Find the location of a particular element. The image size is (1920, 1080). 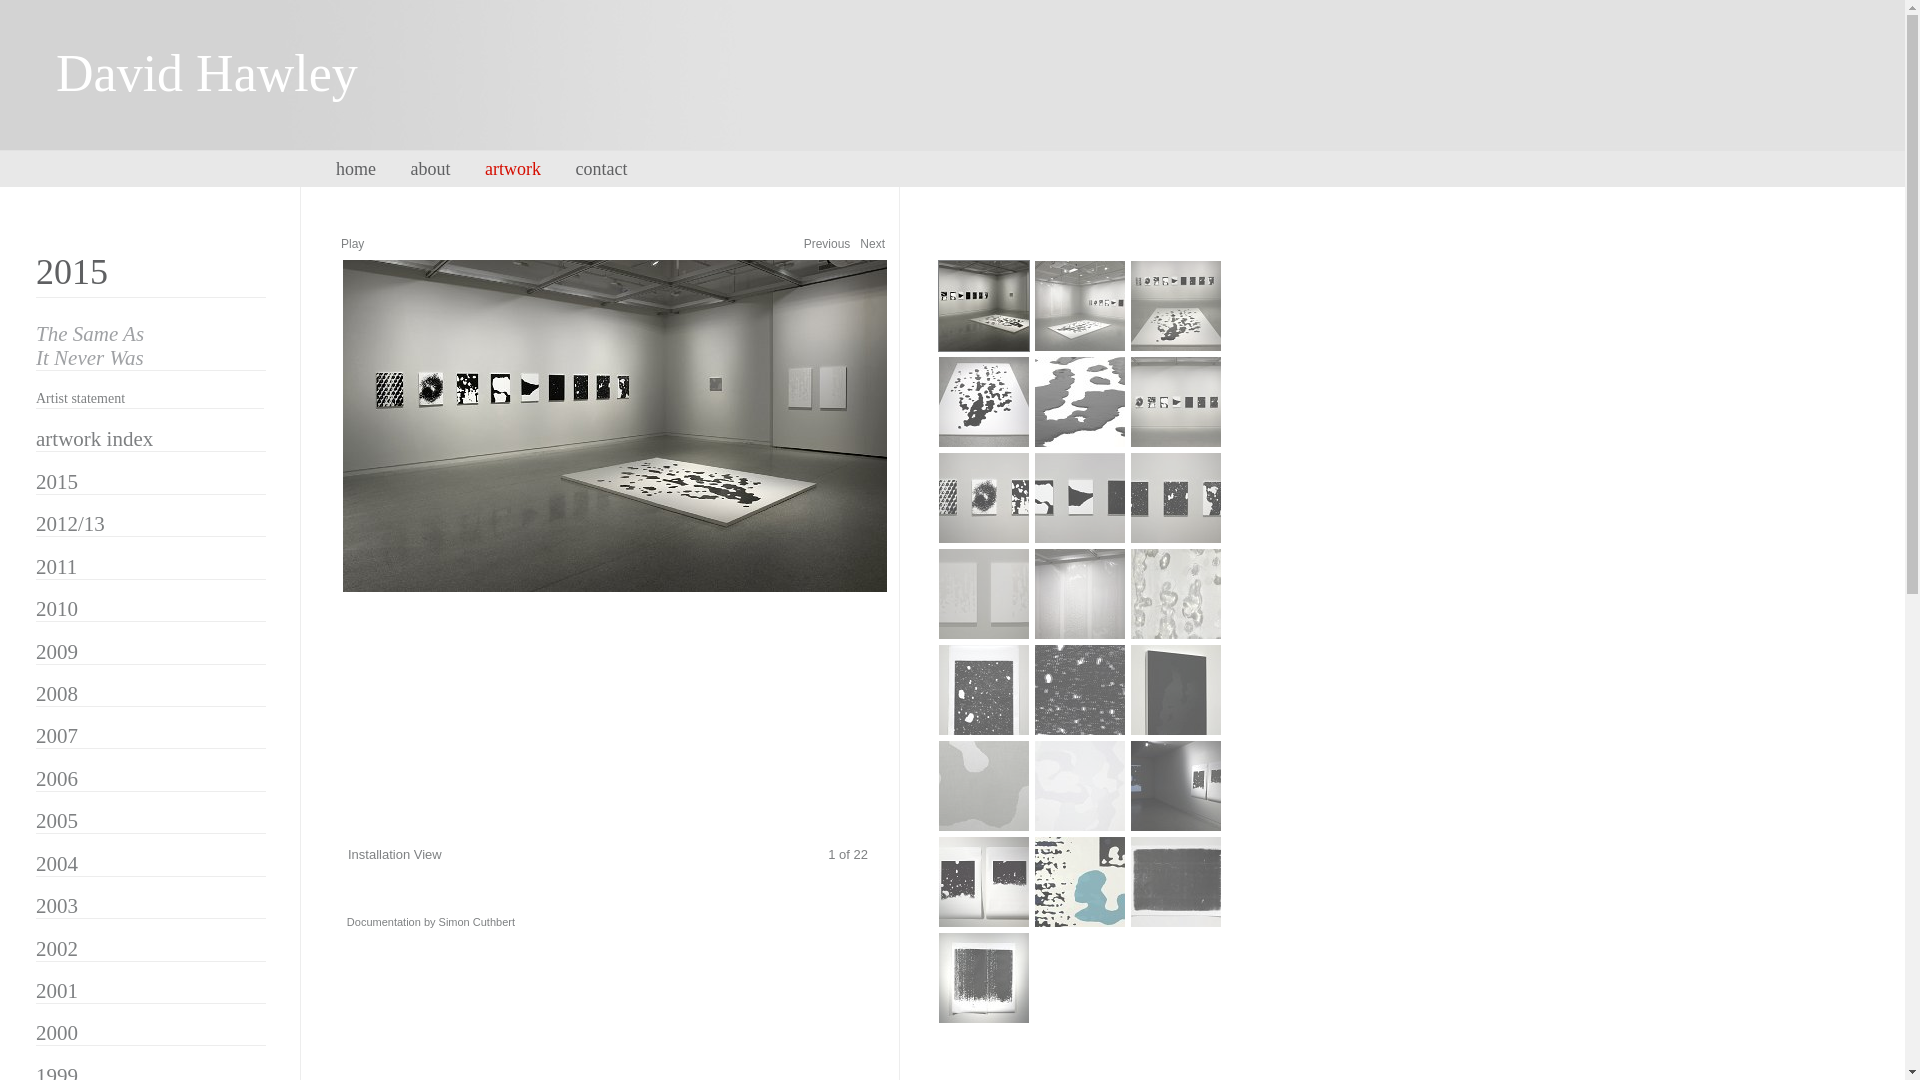

'contact' is located at coordinates (614, 168).